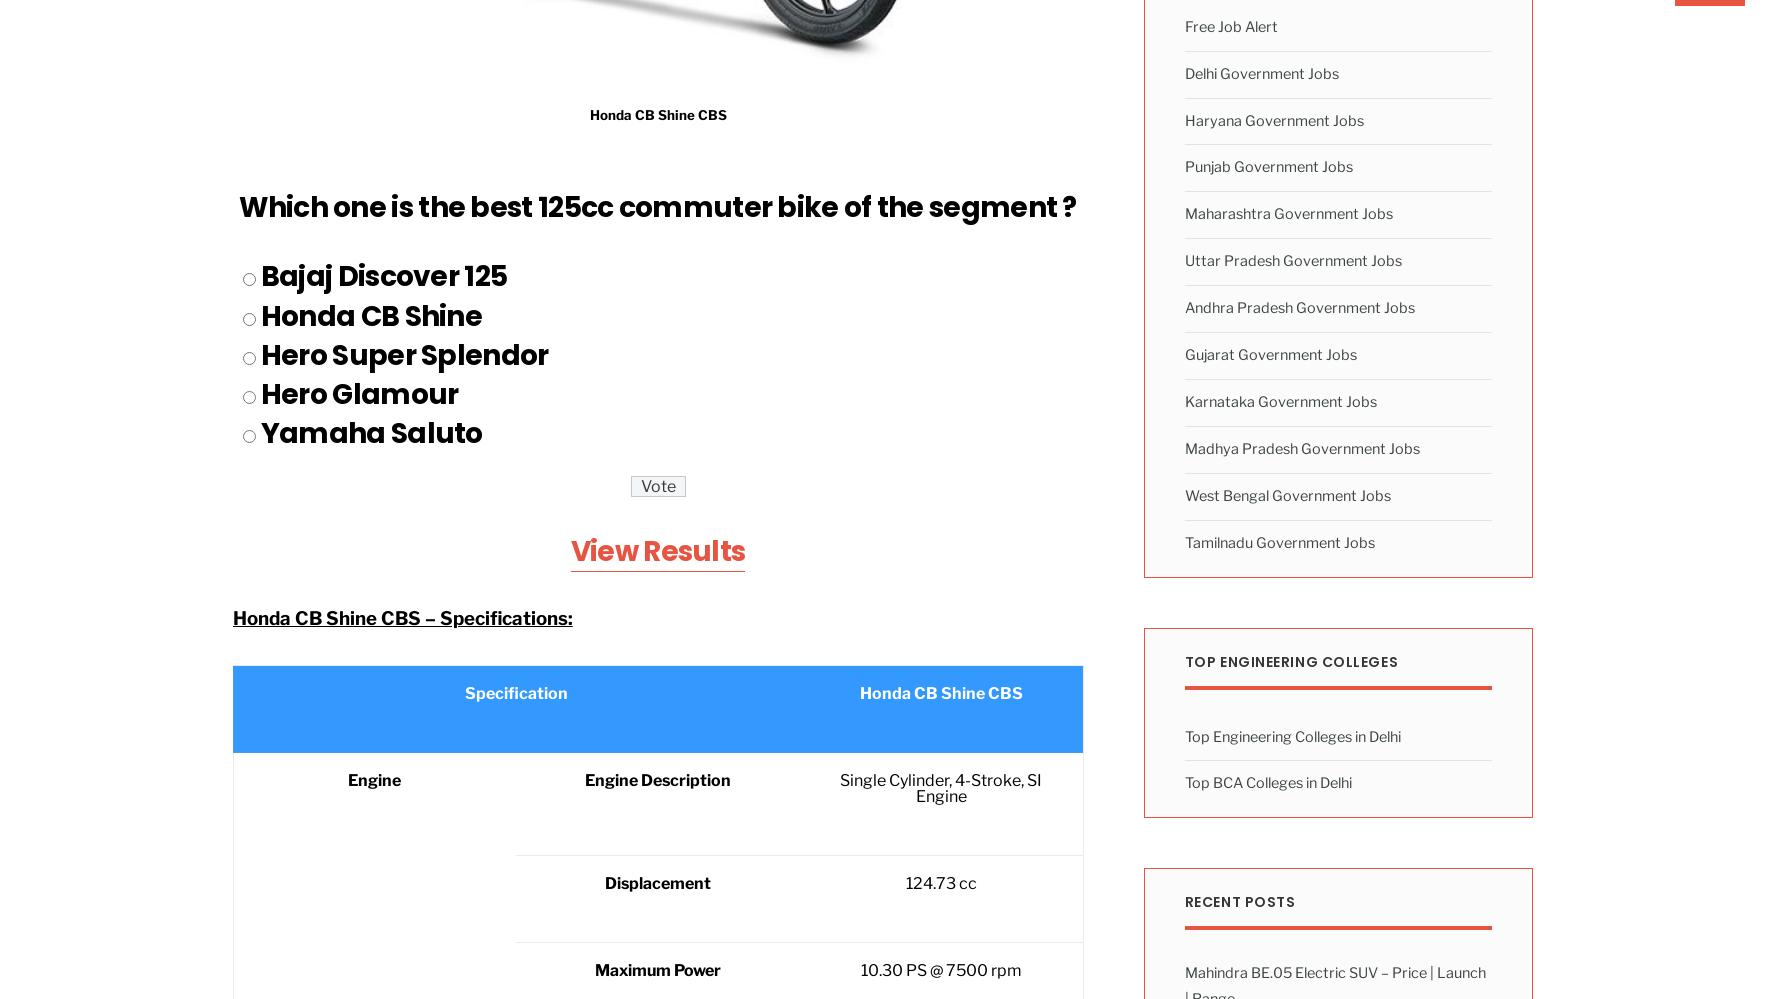 Image resolution: width=1765 pixels, height=999 pixels. Describe the element at coordinates (1183, 119) in the screenshot. I see `'Haryana Government Jobs'` at that location.